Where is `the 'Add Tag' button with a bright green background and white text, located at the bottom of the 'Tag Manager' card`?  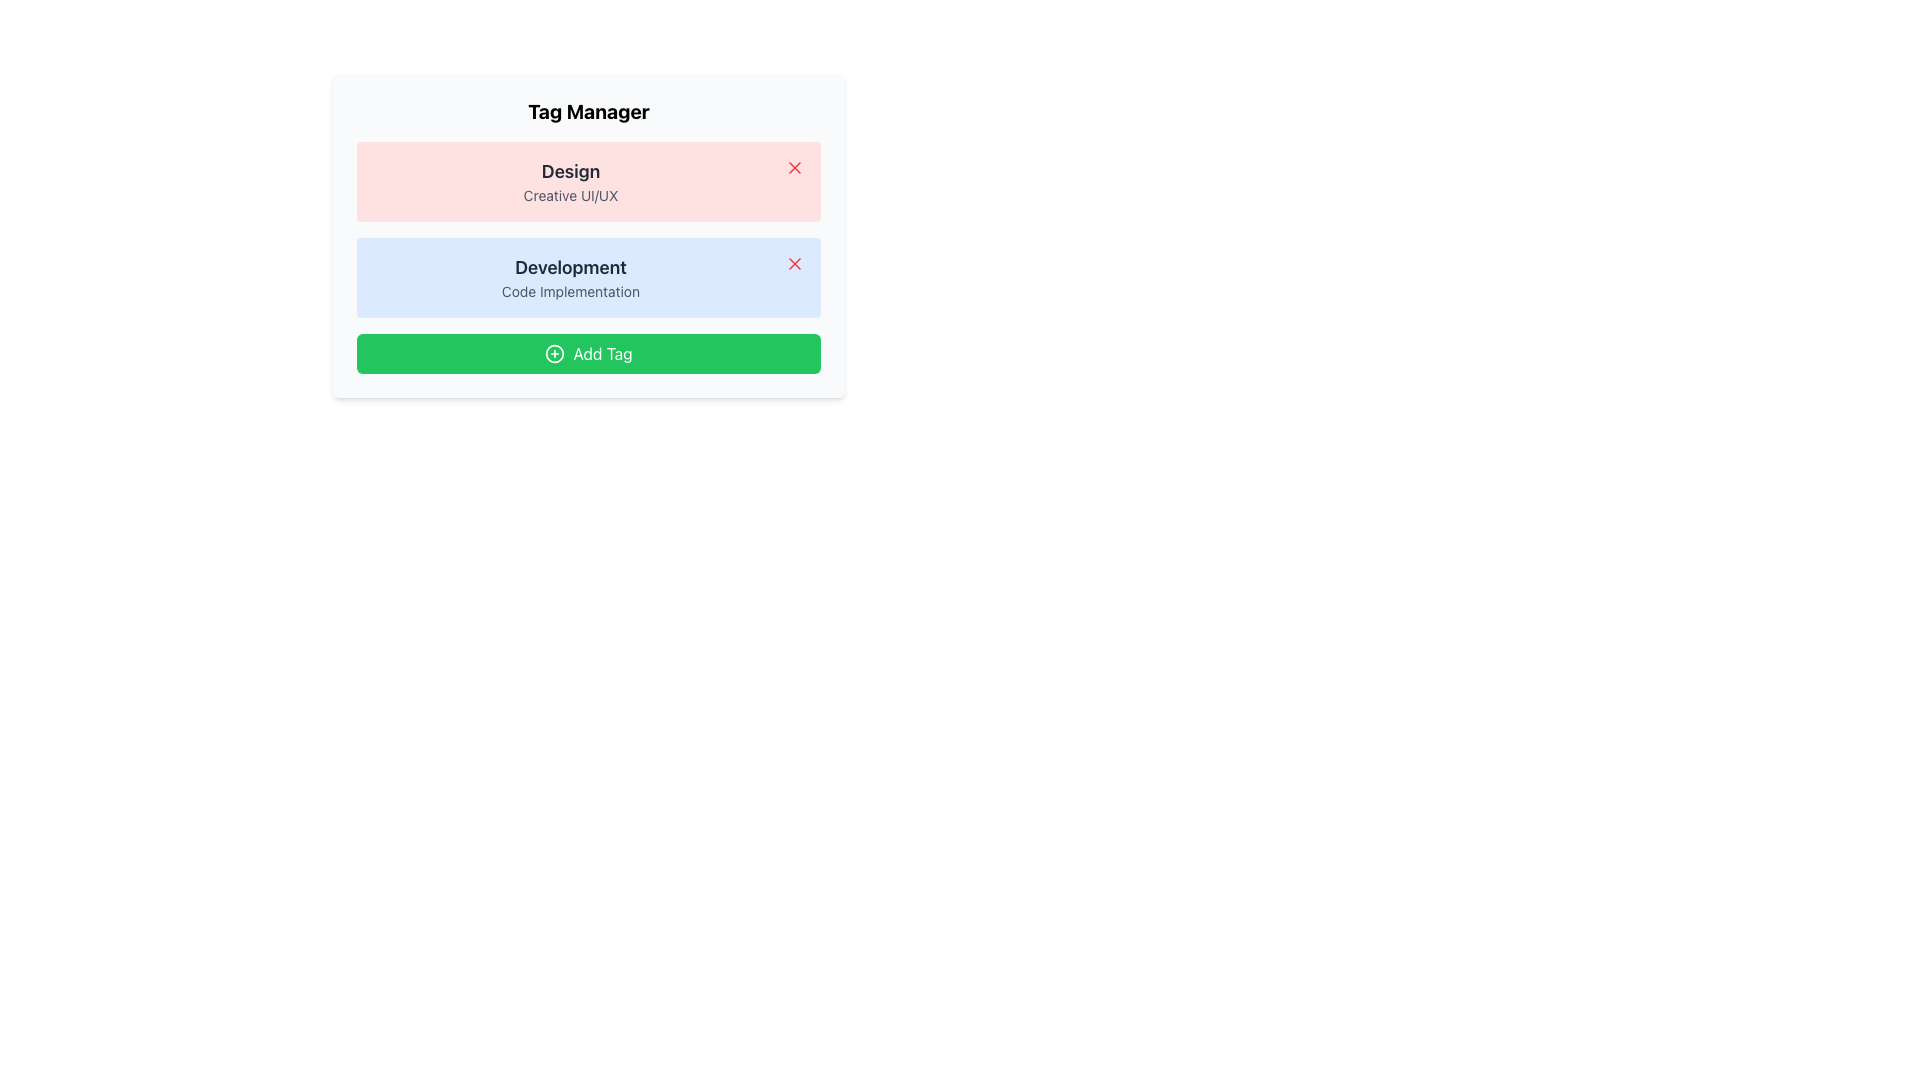 the 'Add Tag' button with a bright green background and white text, located at the bottom of the 'Tag Manager' card is located at coordinates (588, 353).